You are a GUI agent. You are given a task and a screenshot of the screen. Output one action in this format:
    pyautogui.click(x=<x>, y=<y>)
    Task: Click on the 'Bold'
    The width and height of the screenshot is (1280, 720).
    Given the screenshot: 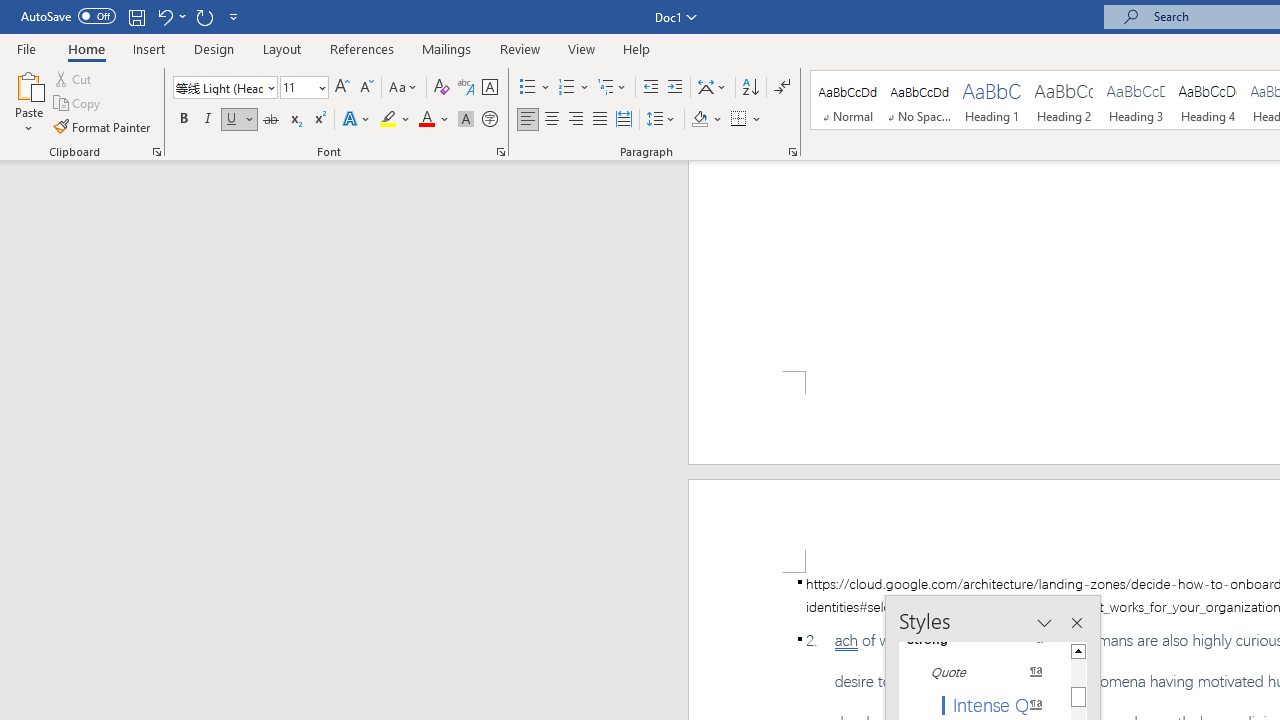 What is the action you would take?
    pyautogui.click(x=183, y=119)
    